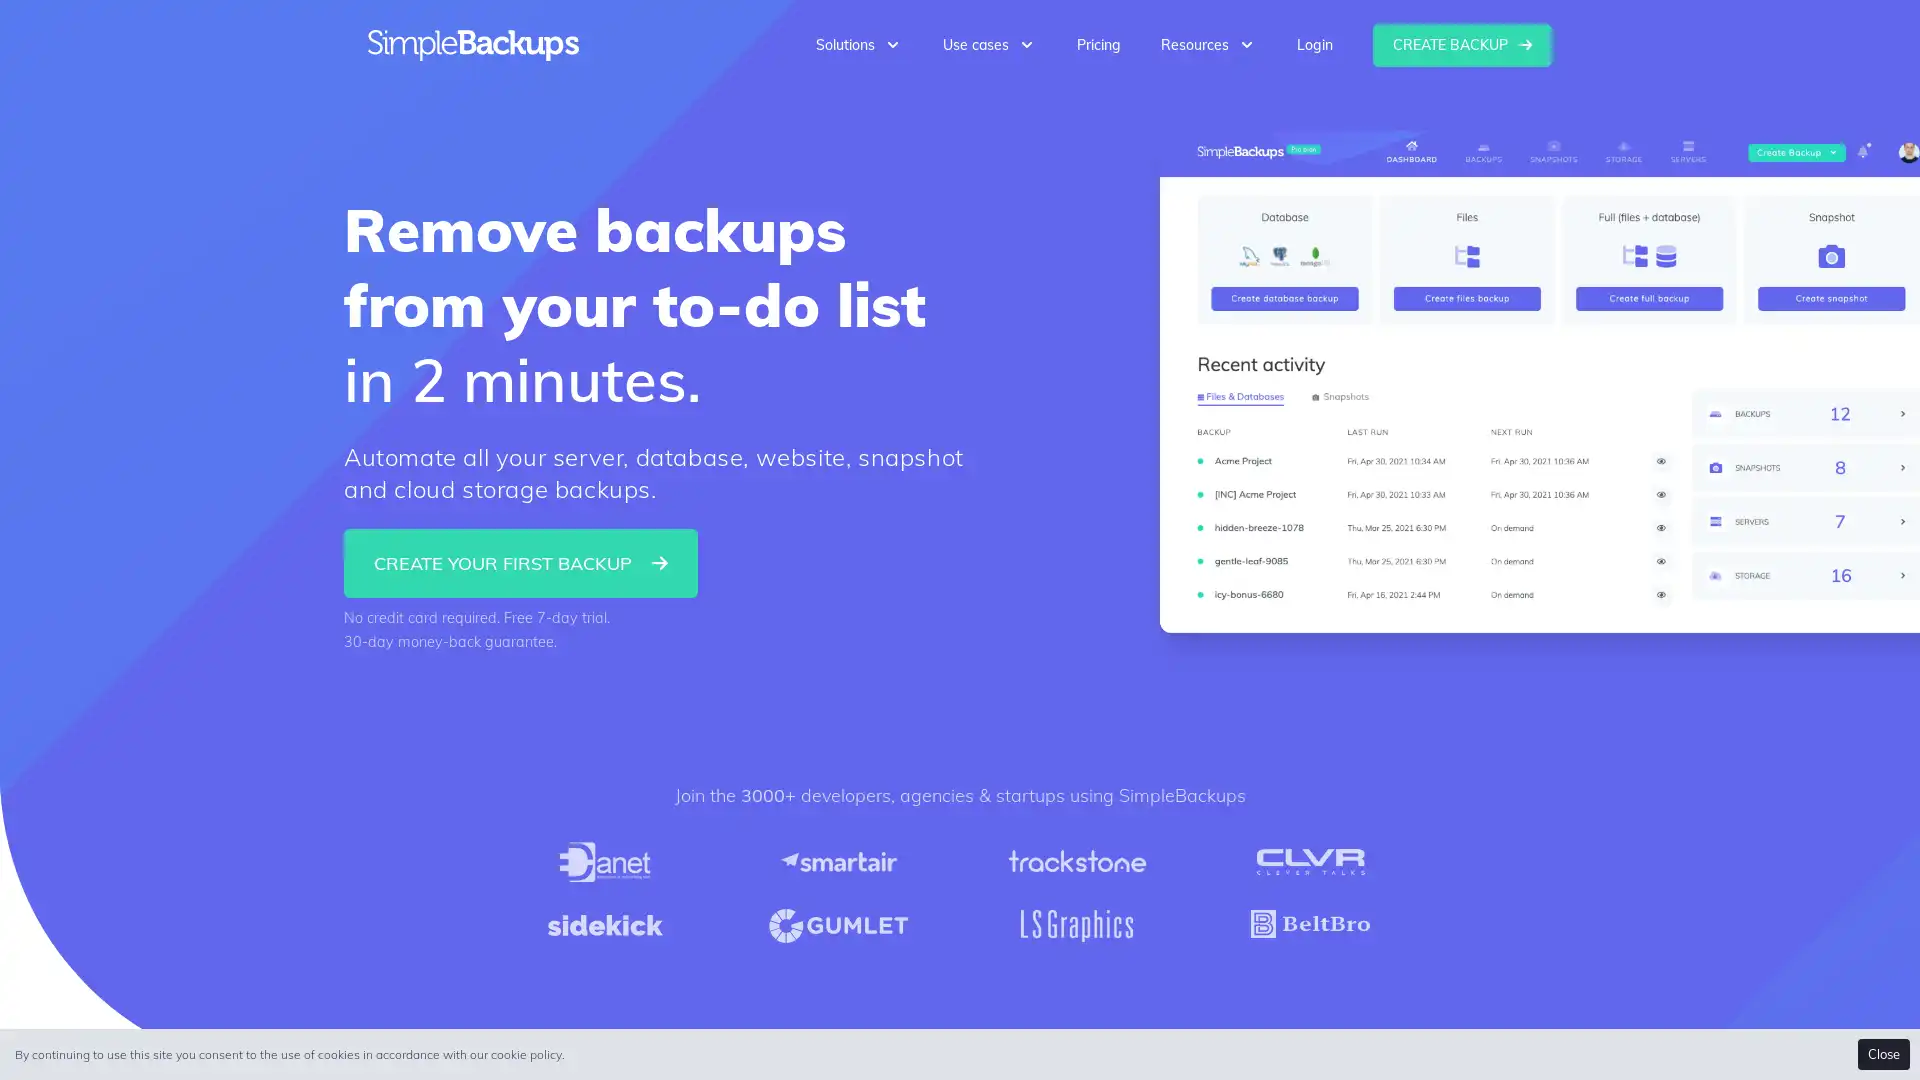 Image resolution: width=1920 pixels, height=1080 pixels. What do you see at coordinates (1882, 1052) in the screenshot?
I see `Accept cookies` at bounding box center [1882, 1052].